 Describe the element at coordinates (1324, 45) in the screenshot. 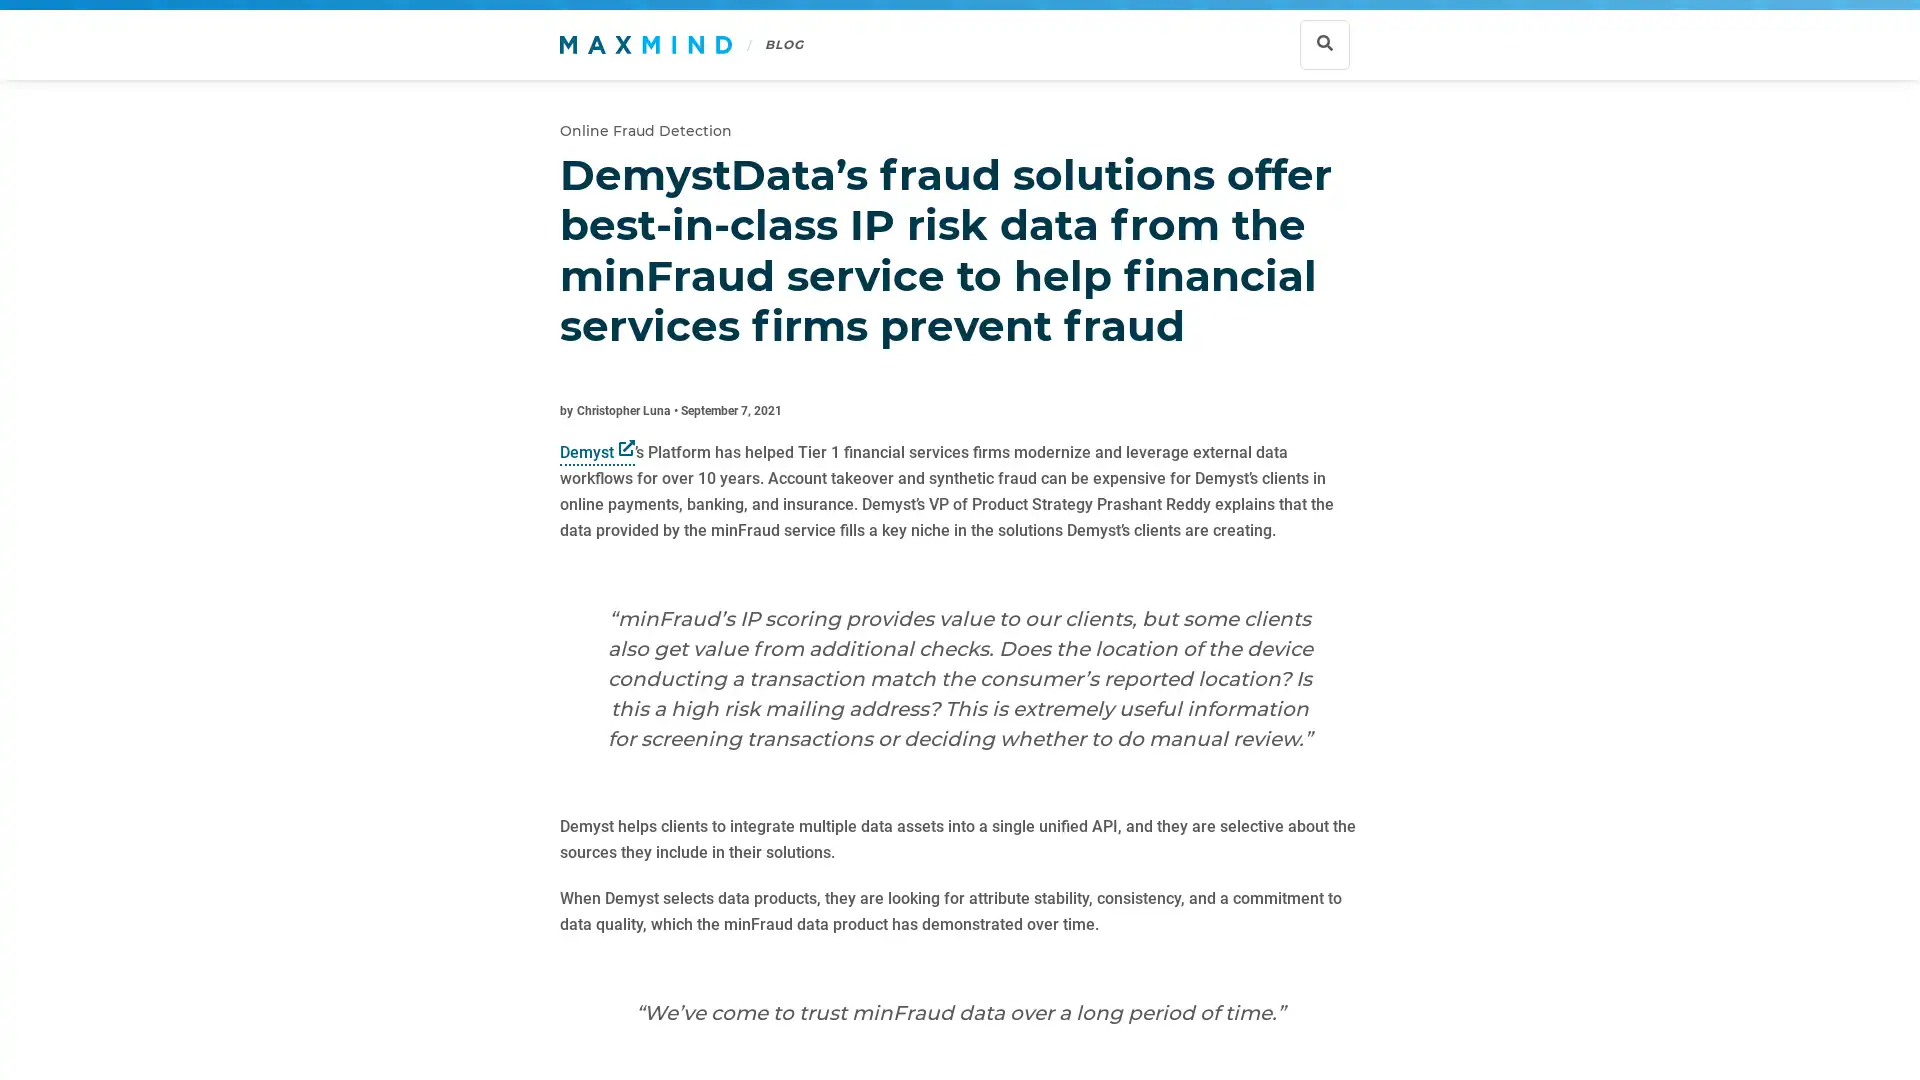

I see `Show search bar` at that location.